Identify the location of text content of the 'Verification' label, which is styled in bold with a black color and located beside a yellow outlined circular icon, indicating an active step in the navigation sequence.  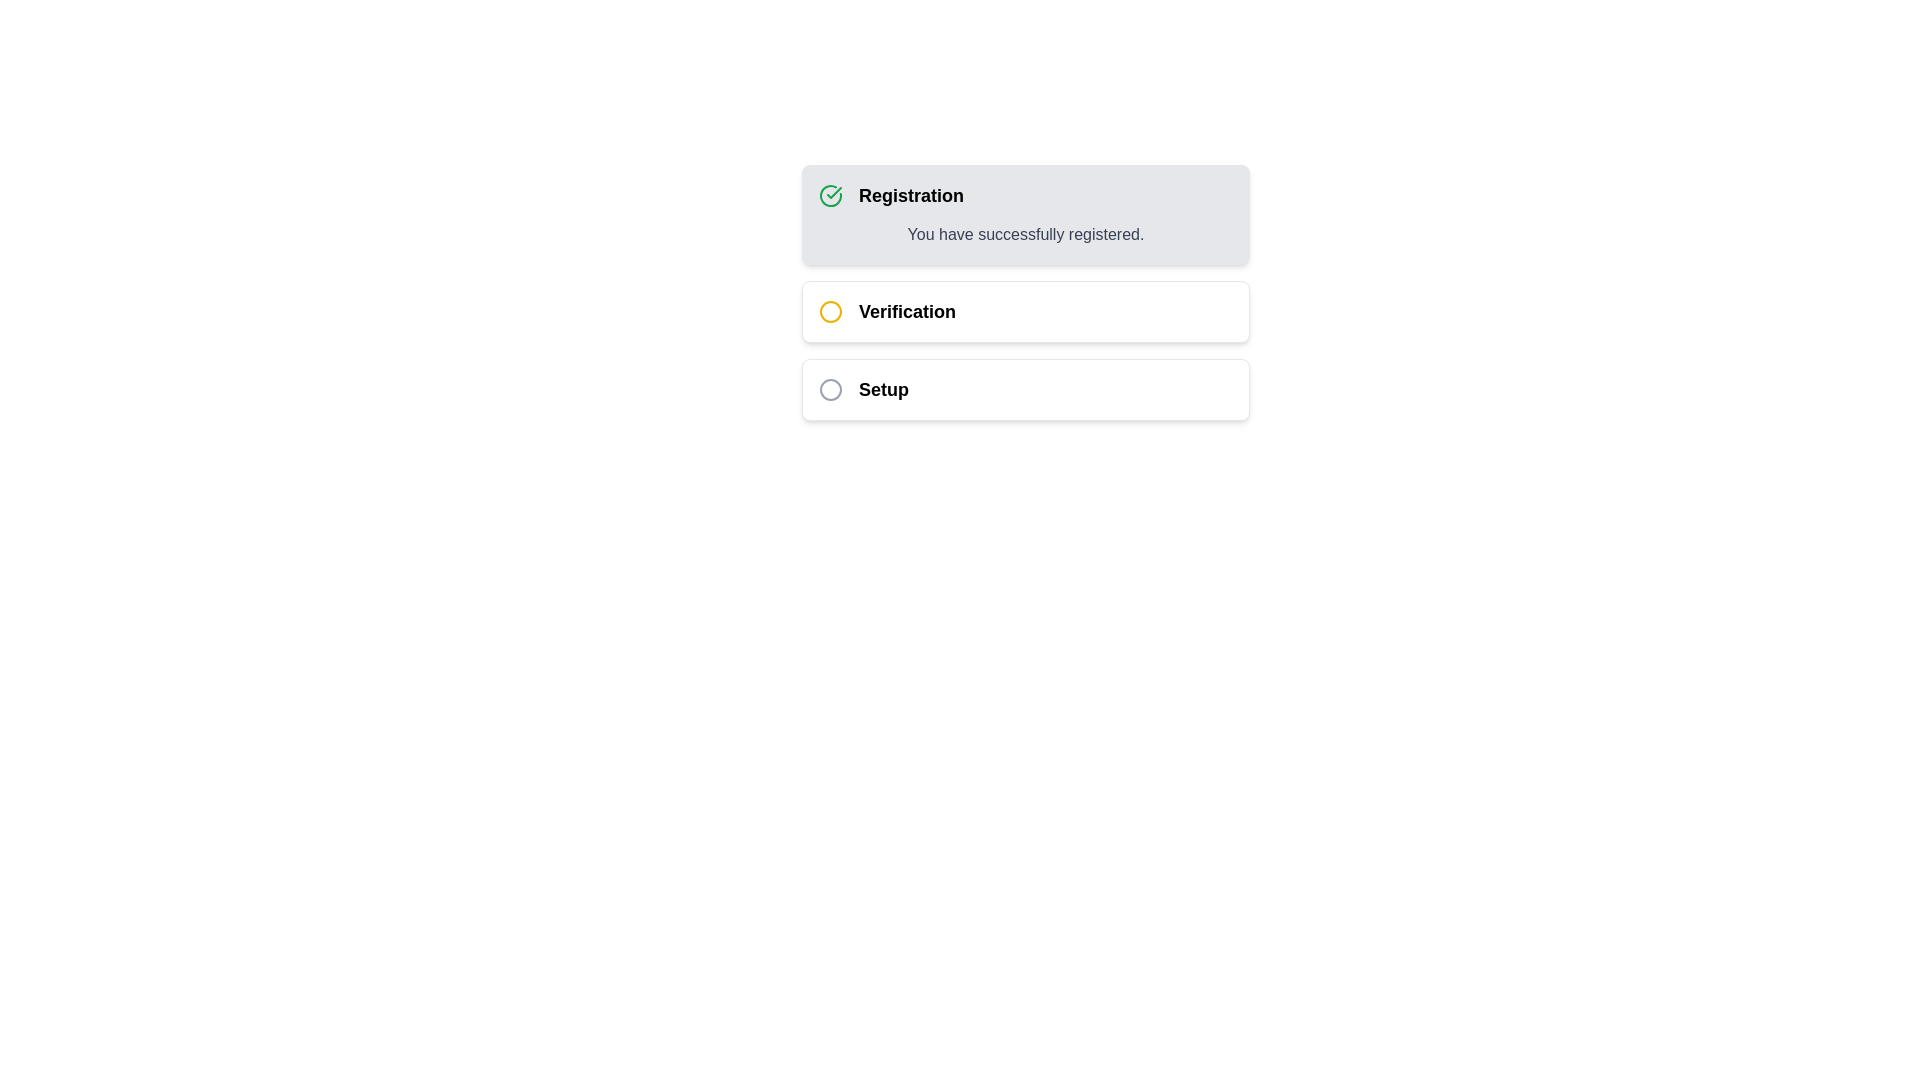
(906, 312).